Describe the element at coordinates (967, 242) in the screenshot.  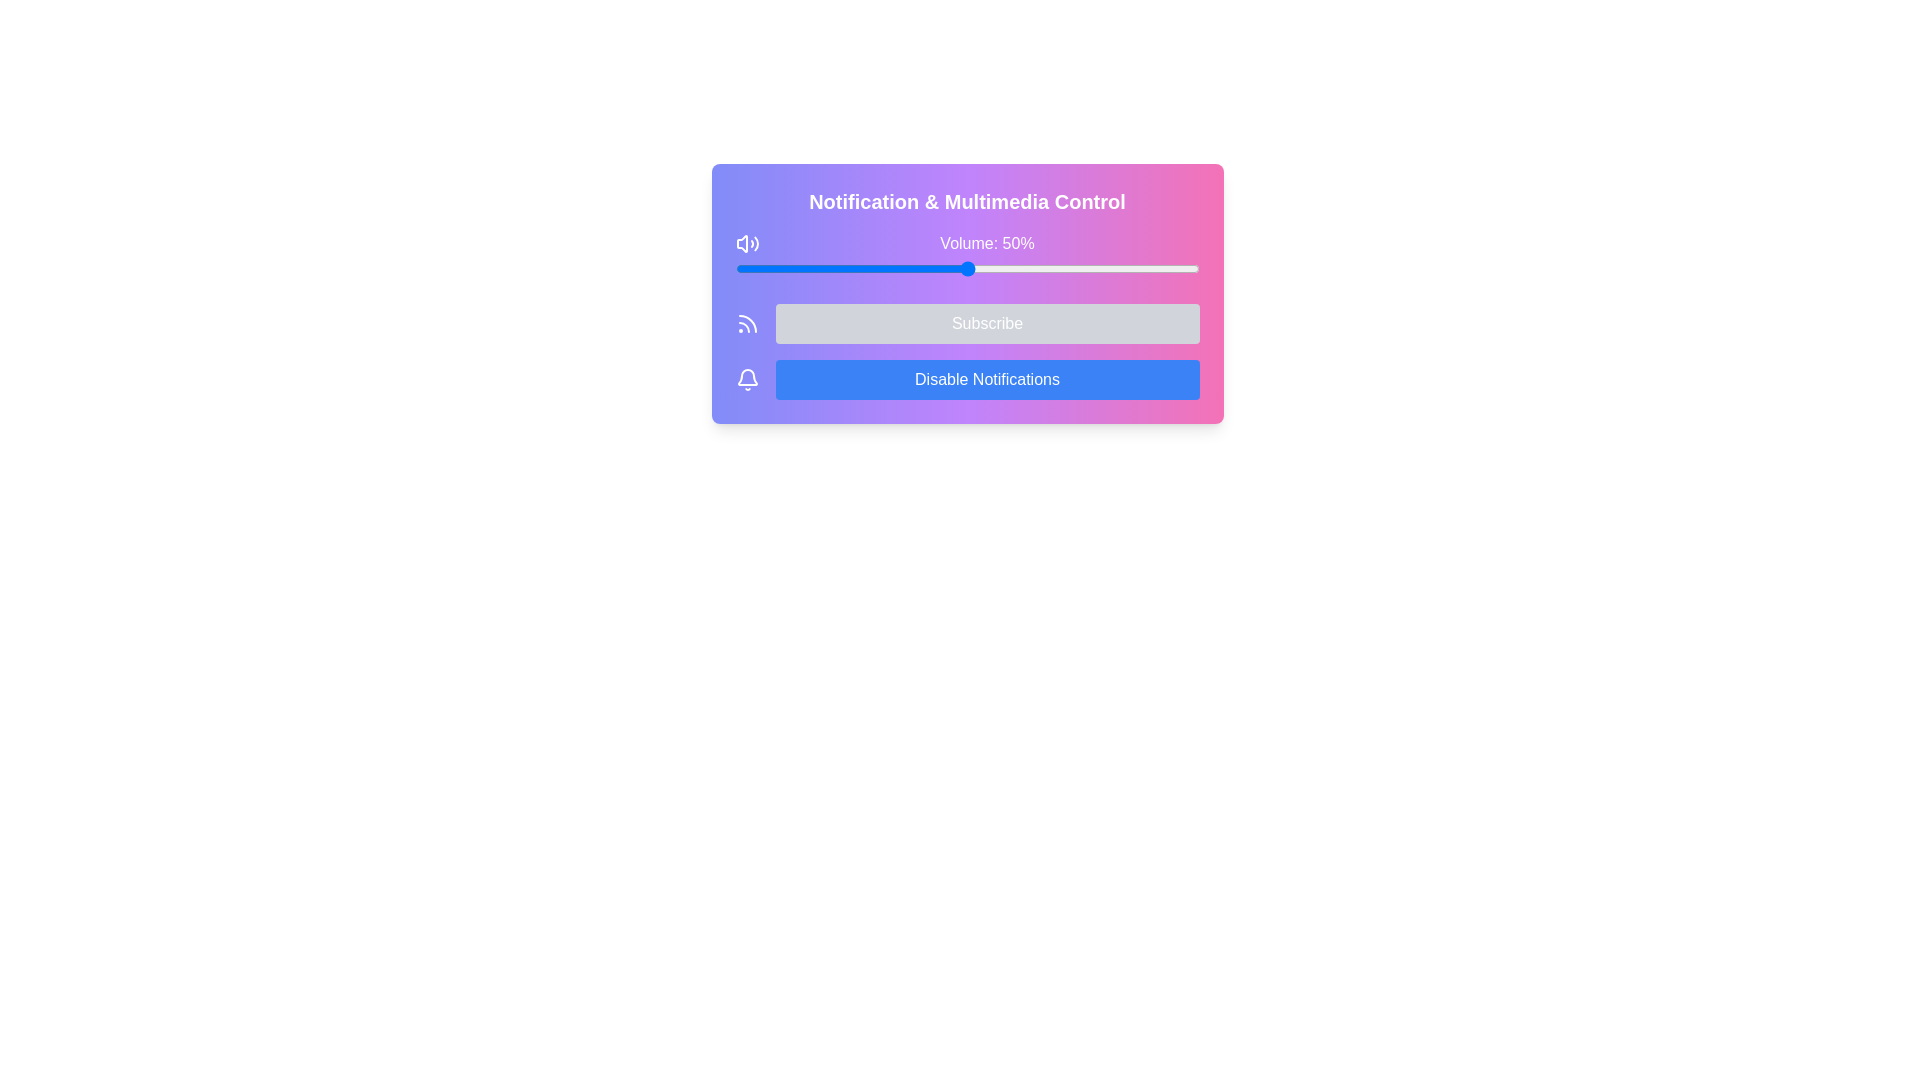
I see `the text display label that shows 'Volume: 50%' in white font on a gradient background` at that location.